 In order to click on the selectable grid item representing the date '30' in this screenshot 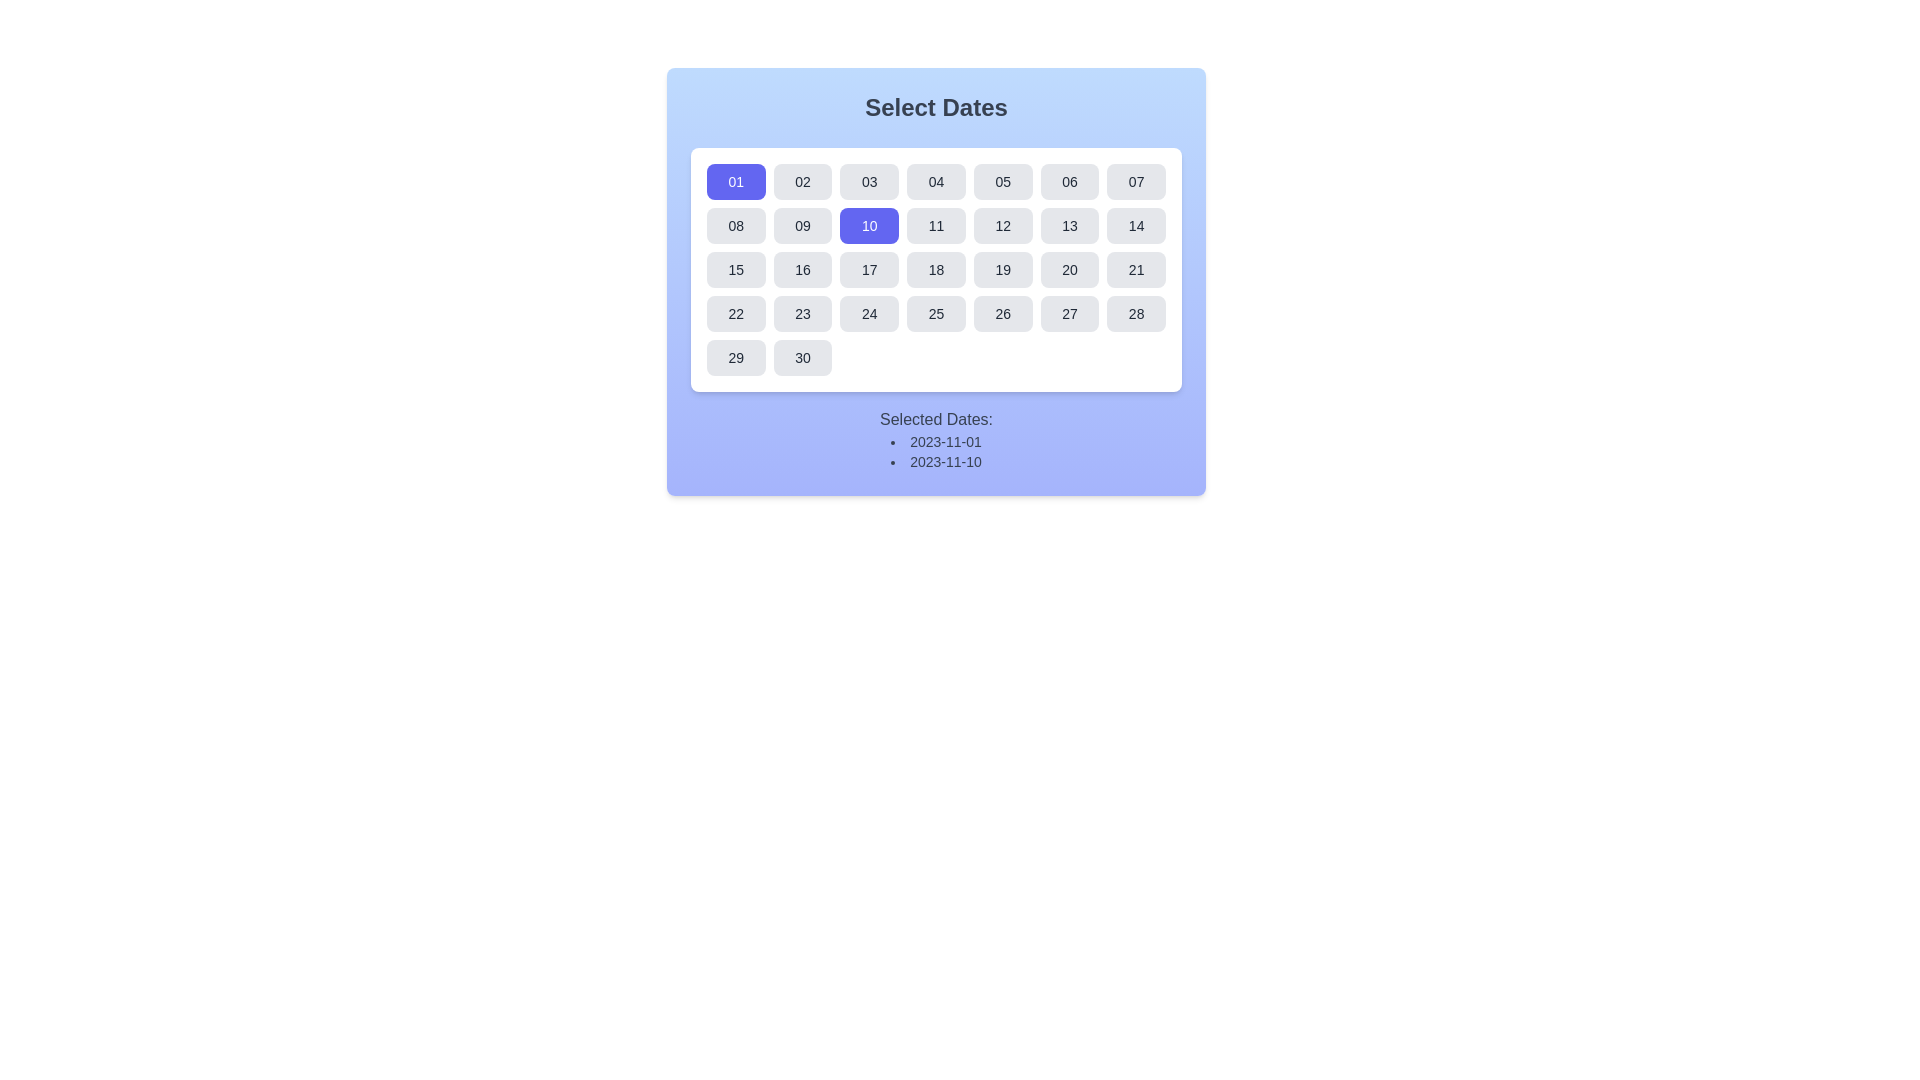, I will do `click(803, 357)`.